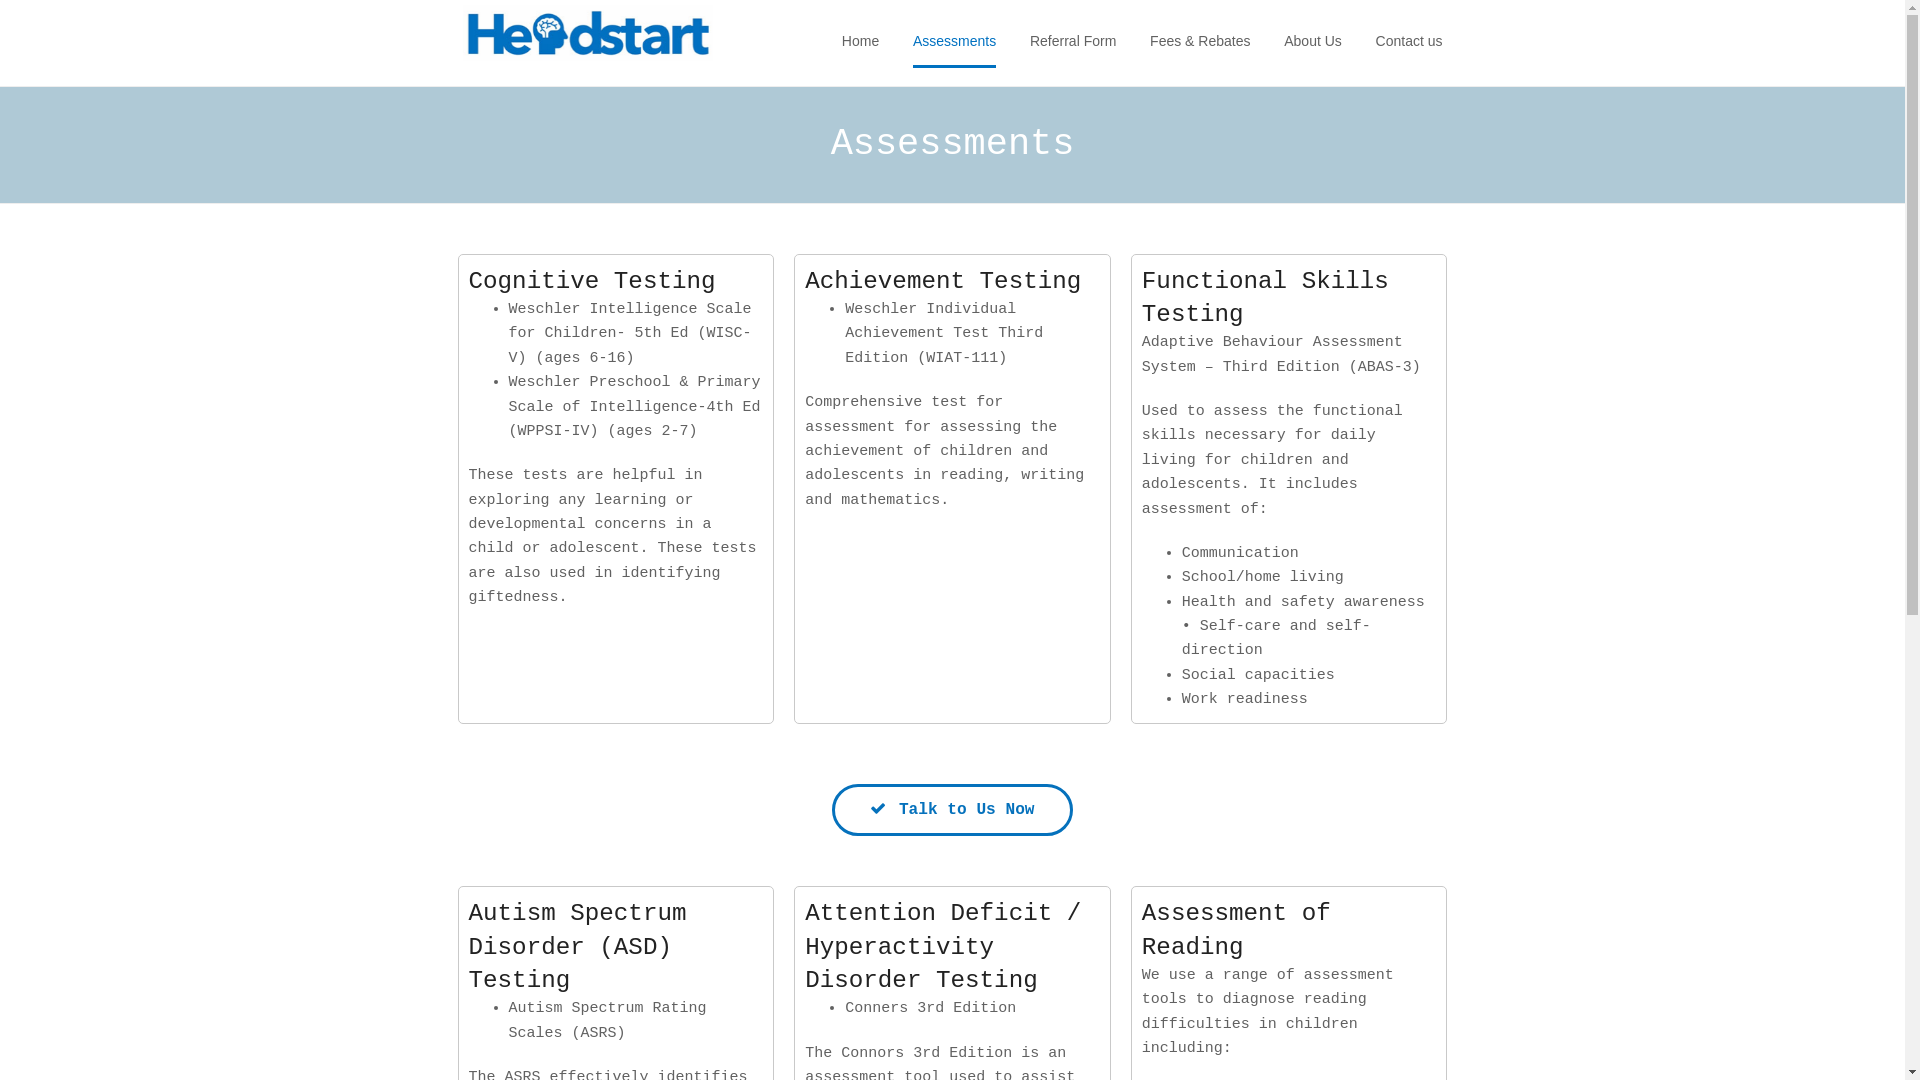 This screenshot has width=1920, height=1080. I want to click on 'Home', so click(860, 42).